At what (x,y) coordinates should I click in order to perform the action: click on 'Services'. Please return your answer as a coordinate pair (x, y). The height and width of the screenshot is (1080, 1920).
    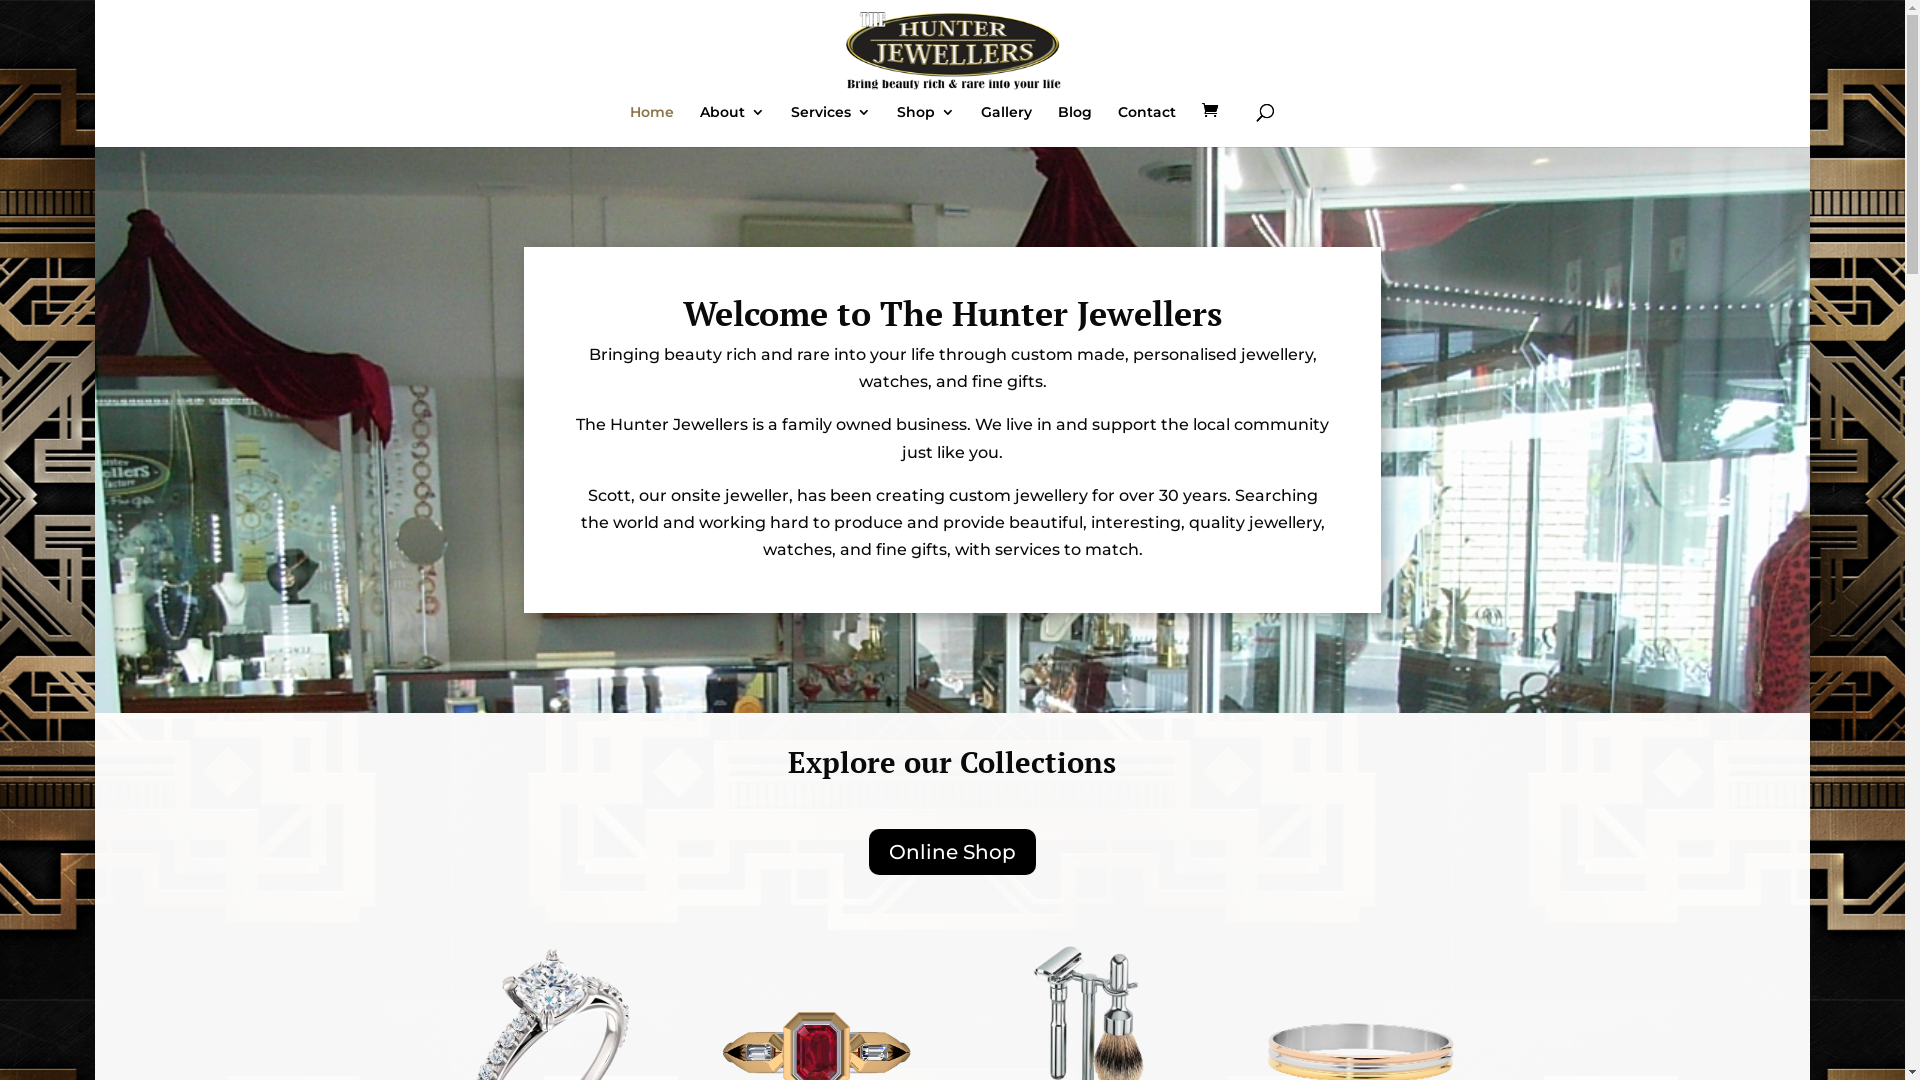
    Looking at the image, I should click on (830, 126).